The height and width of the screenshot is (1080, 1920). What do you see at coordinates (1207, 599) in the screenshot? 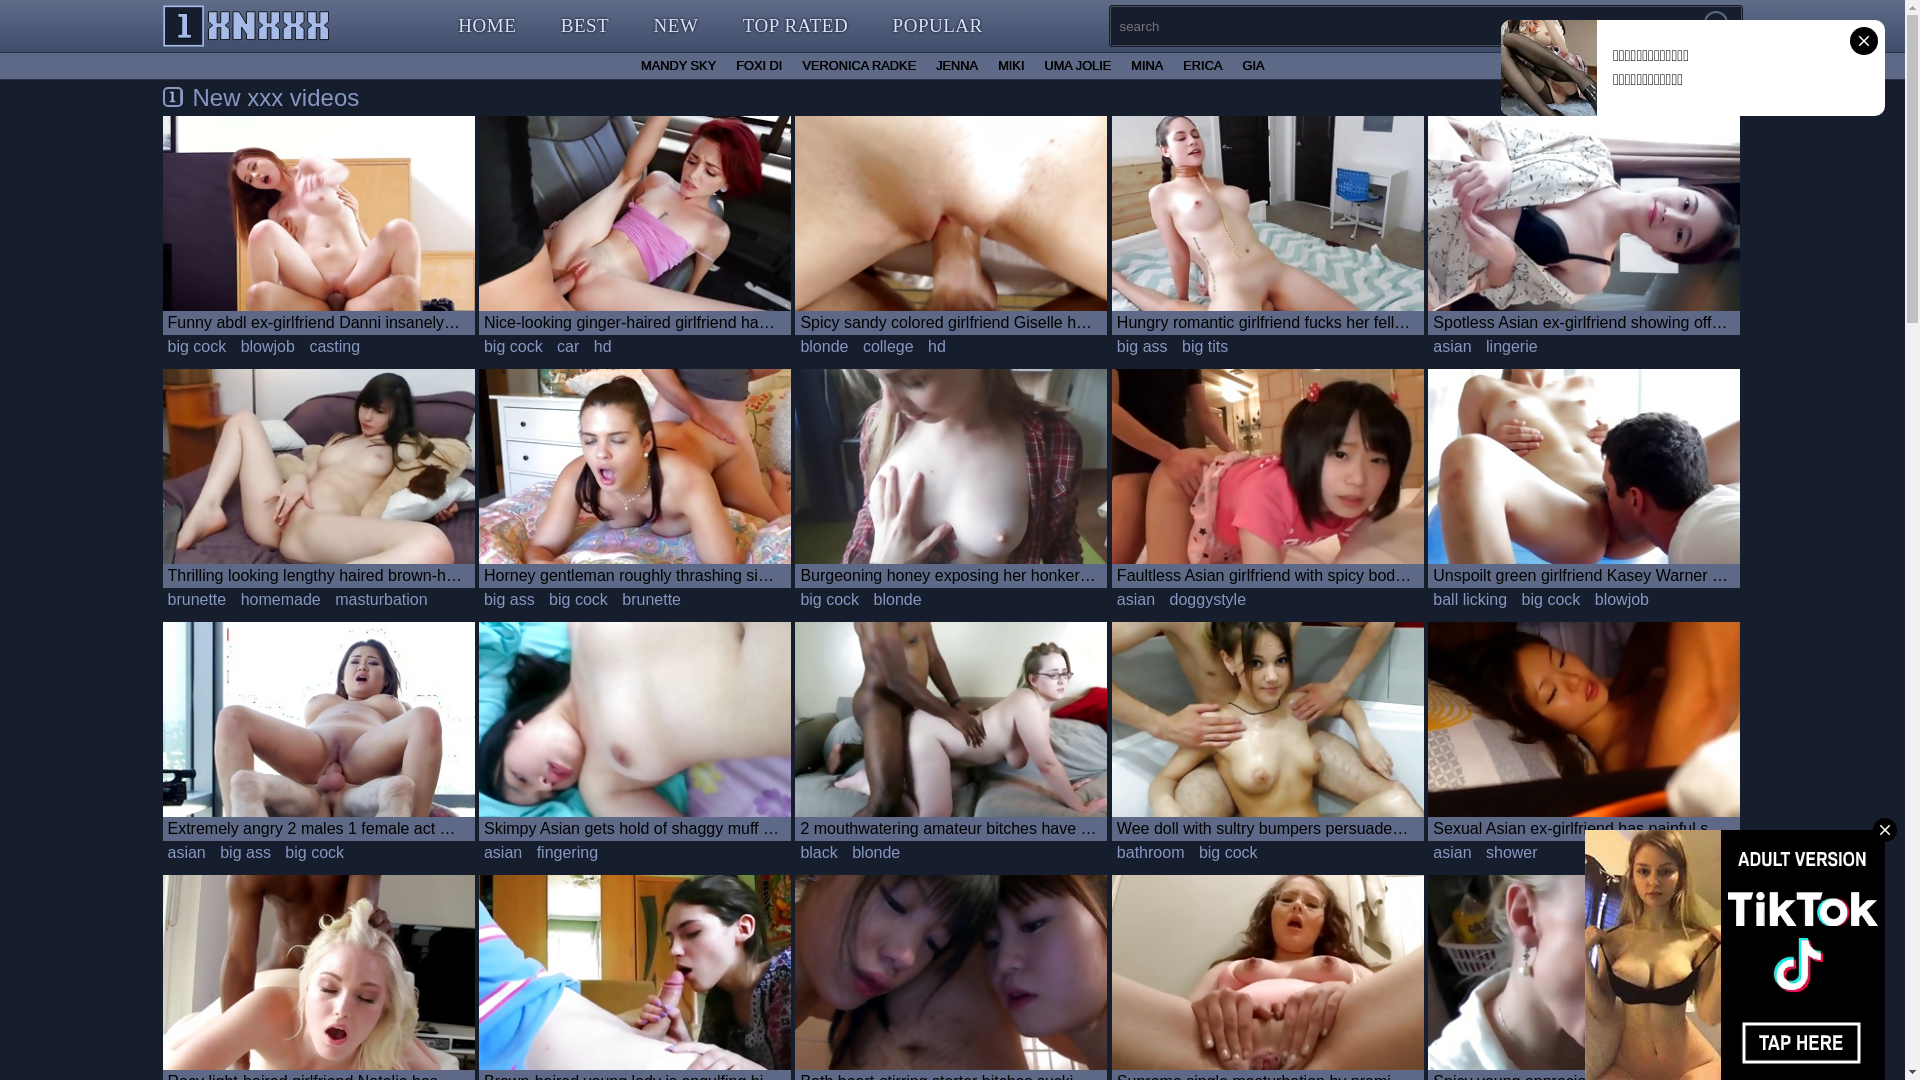
I see `'doggystyle'` at bounding box center [1207, 599].